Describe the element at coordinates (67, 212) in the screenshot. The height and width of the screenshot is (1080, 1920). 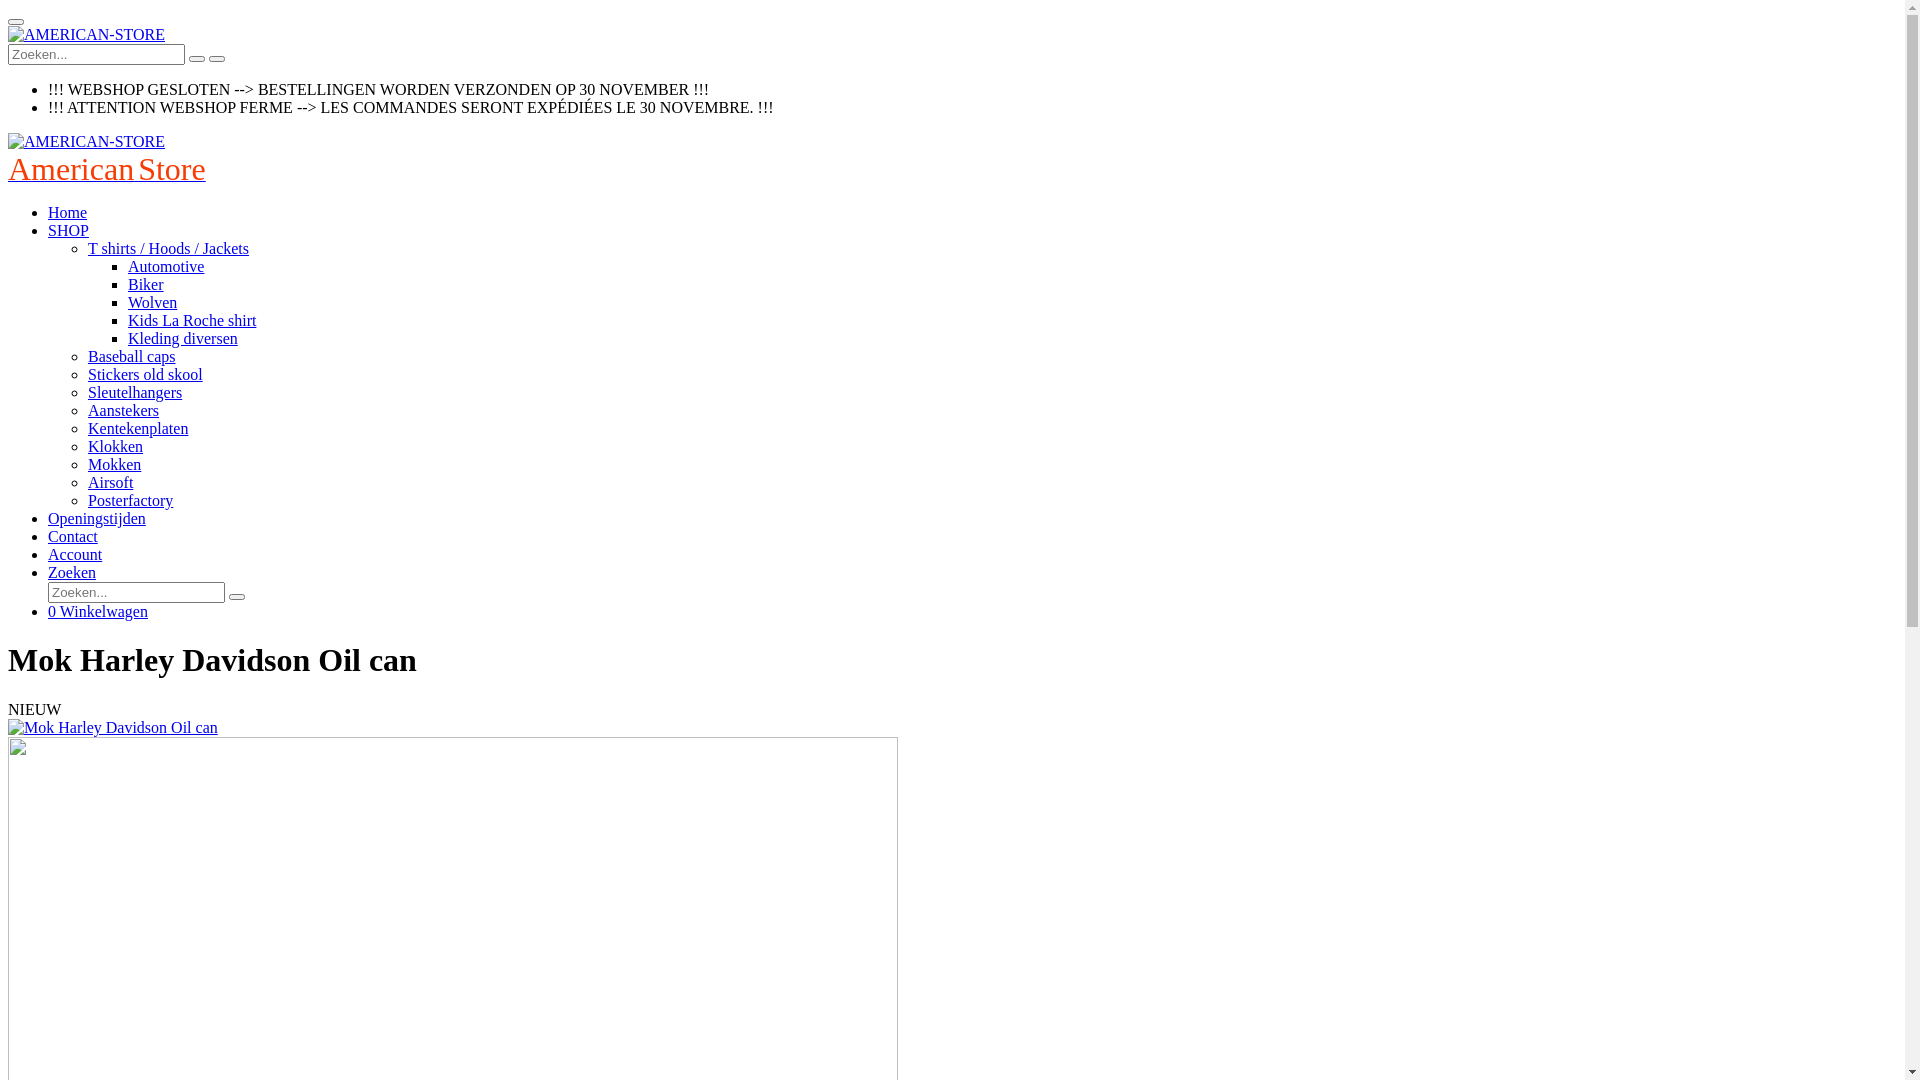
I see `'Home'` at that location.